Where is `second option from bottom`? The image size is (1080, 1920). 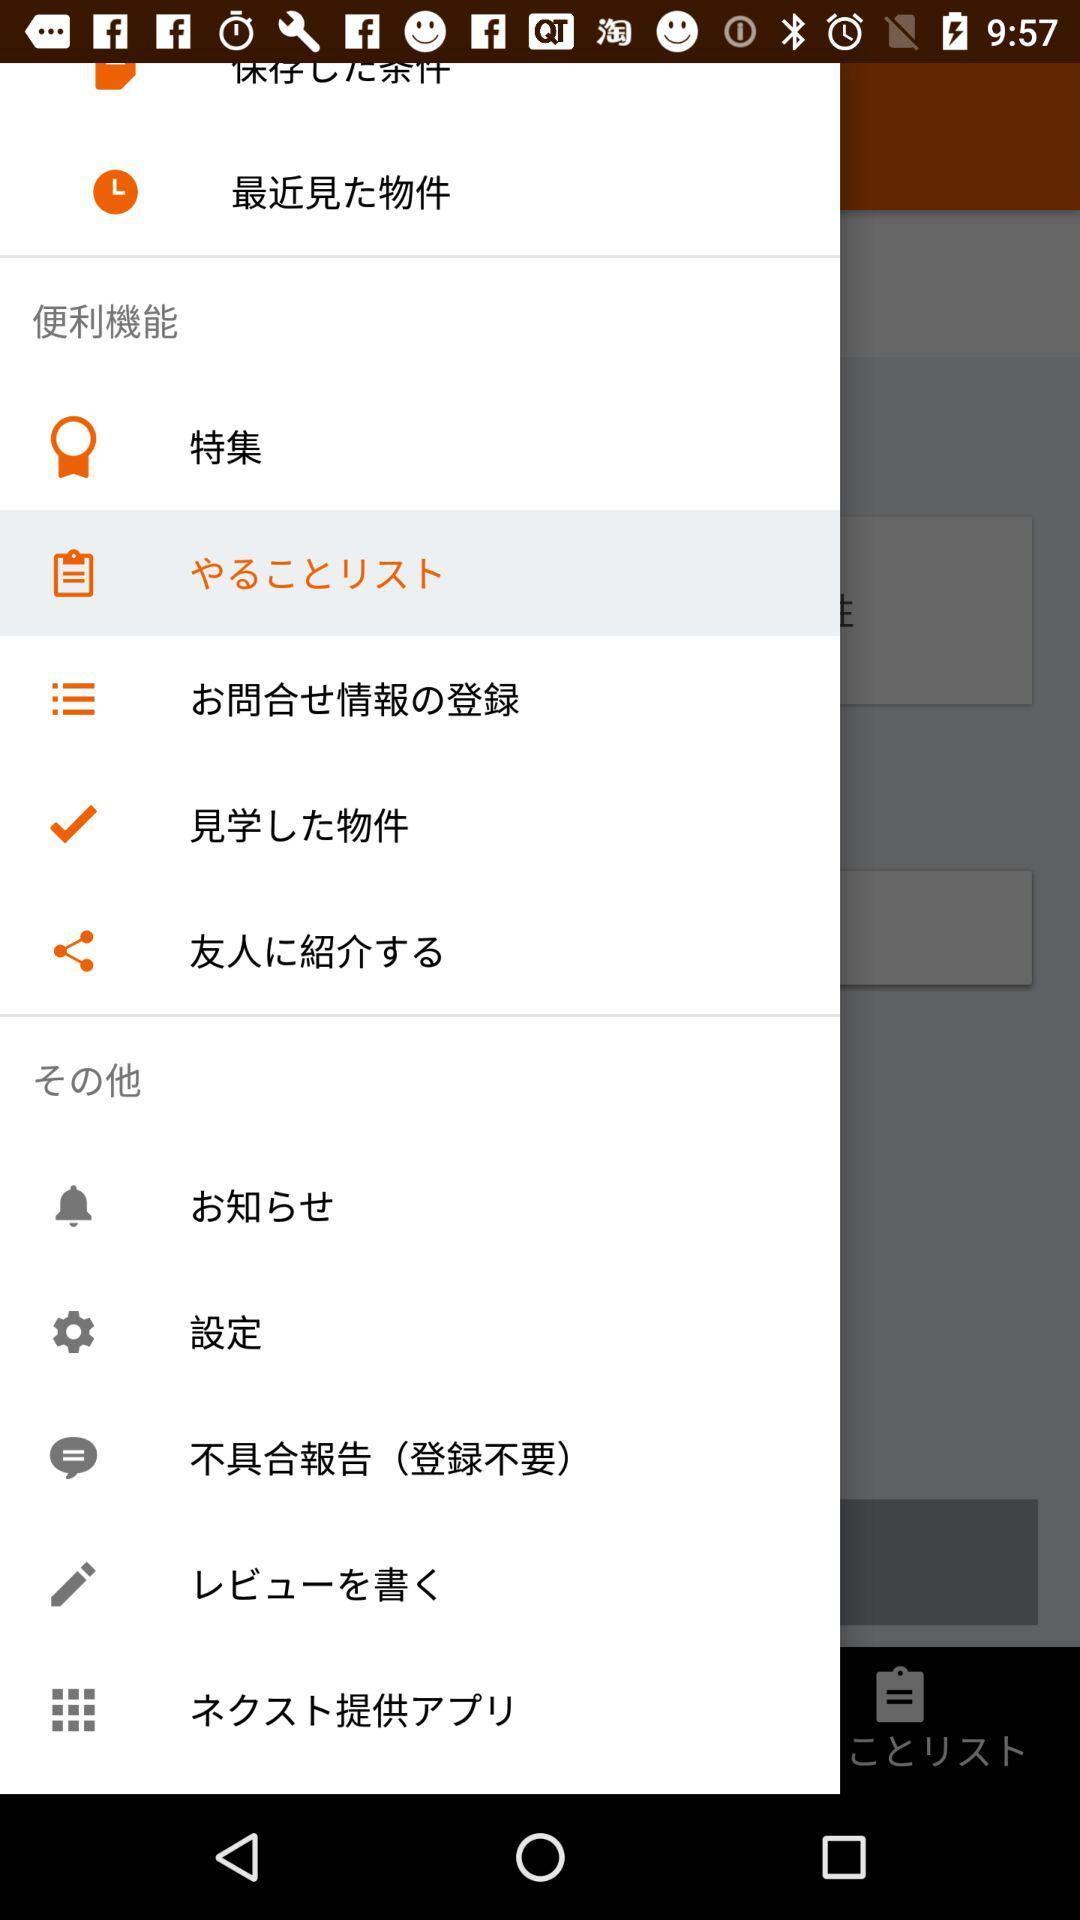
second option from bottom is located at coordinates (540, 1560).